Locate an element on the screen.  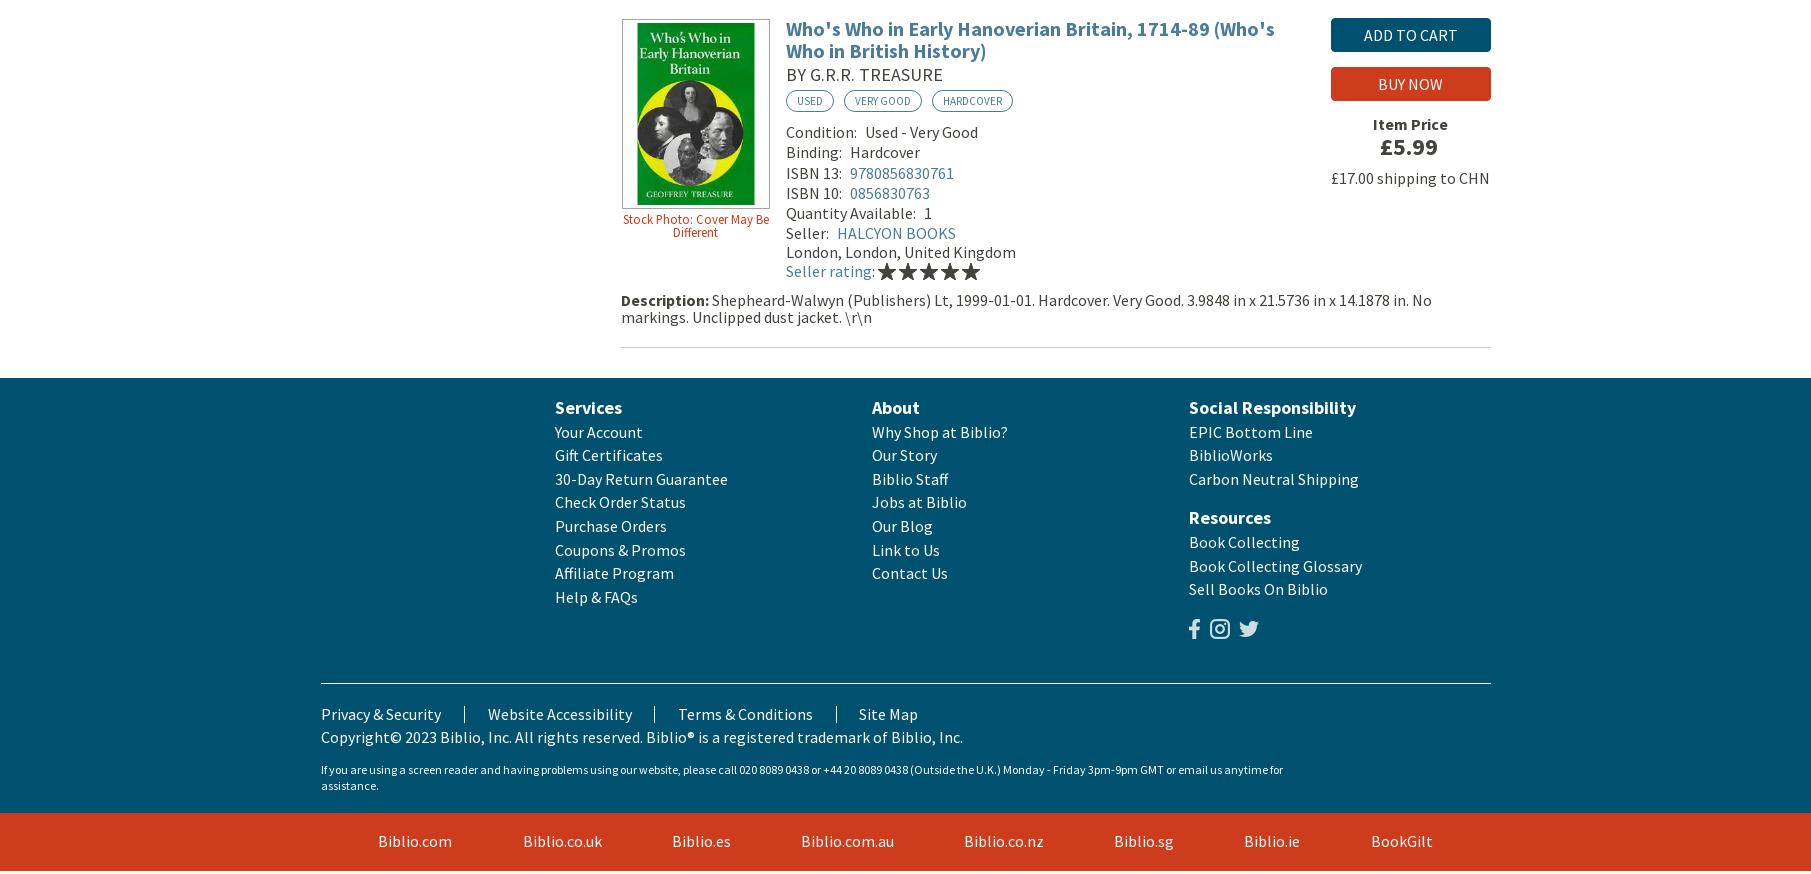
'Biblio.co.nz' is located at coordinates (1003, 844).